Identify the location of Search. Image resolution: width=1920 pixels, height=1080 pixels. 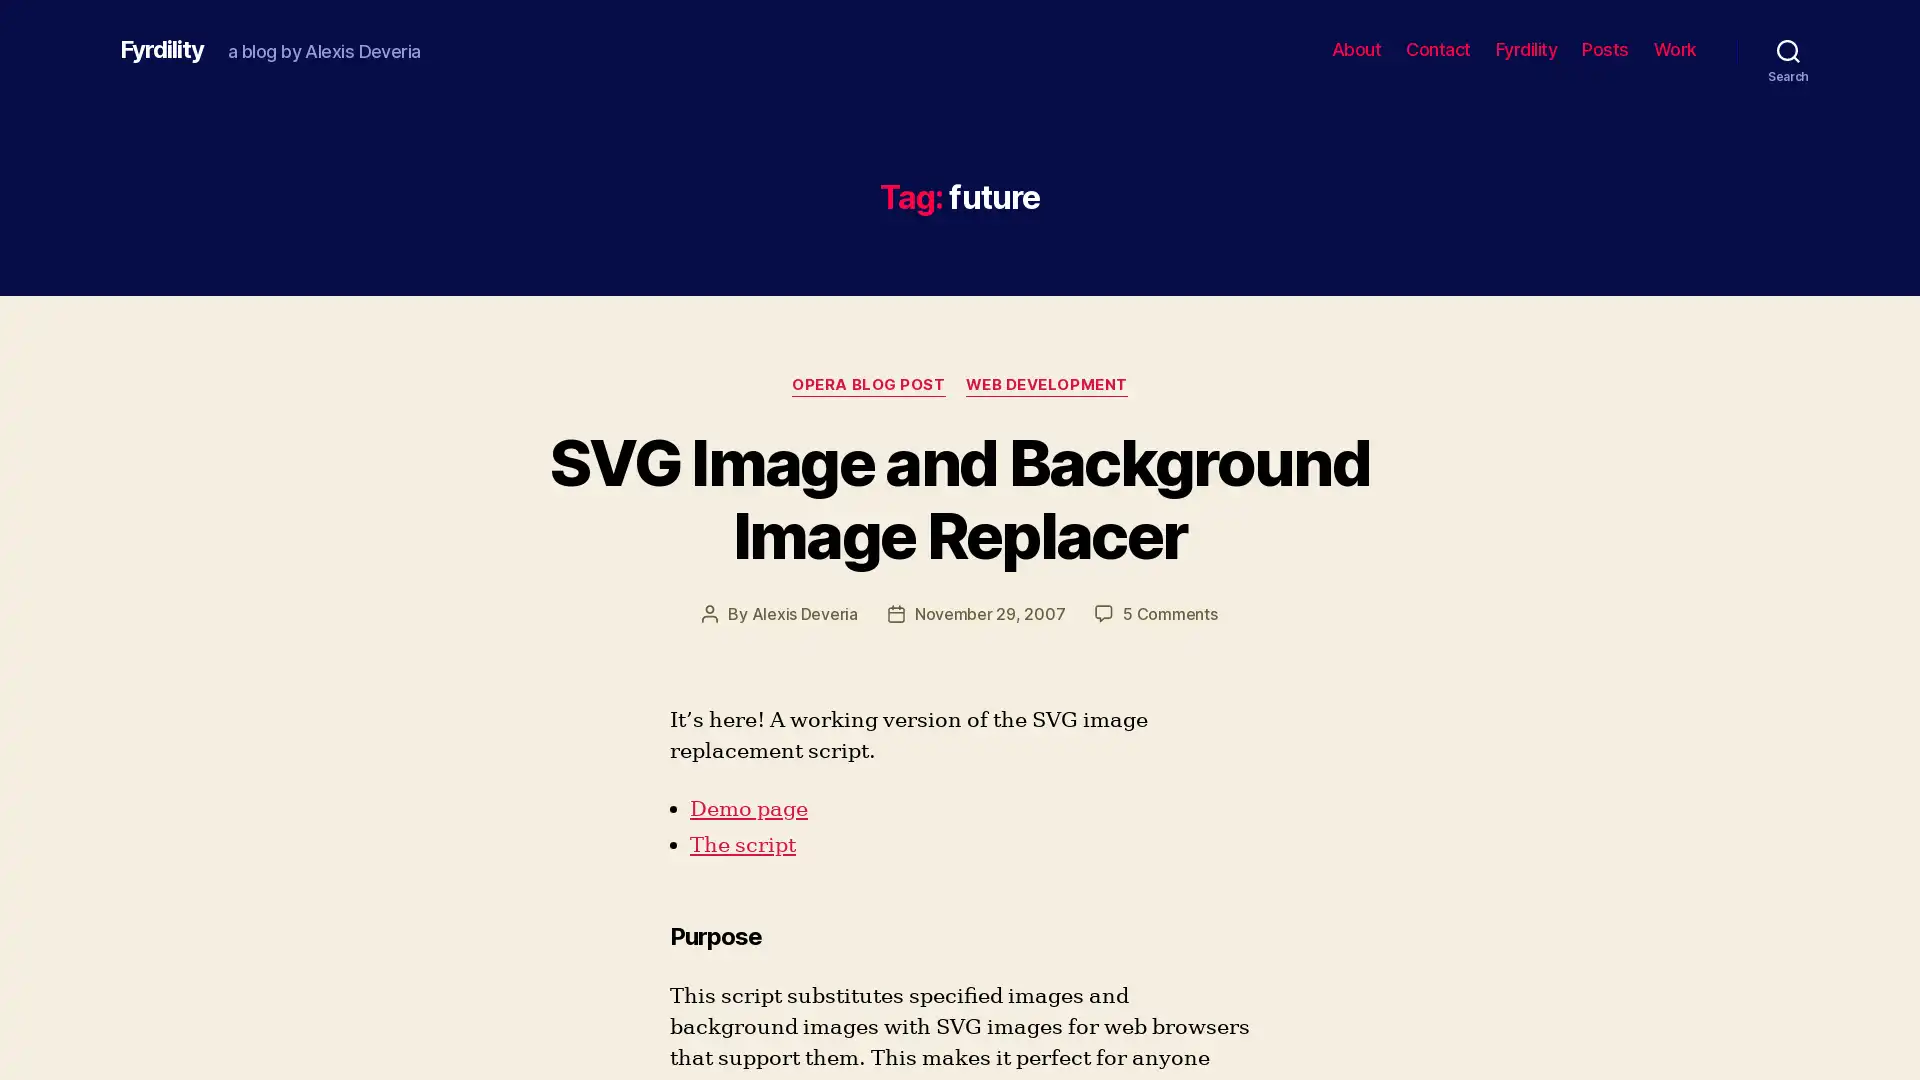
(1788, 49).